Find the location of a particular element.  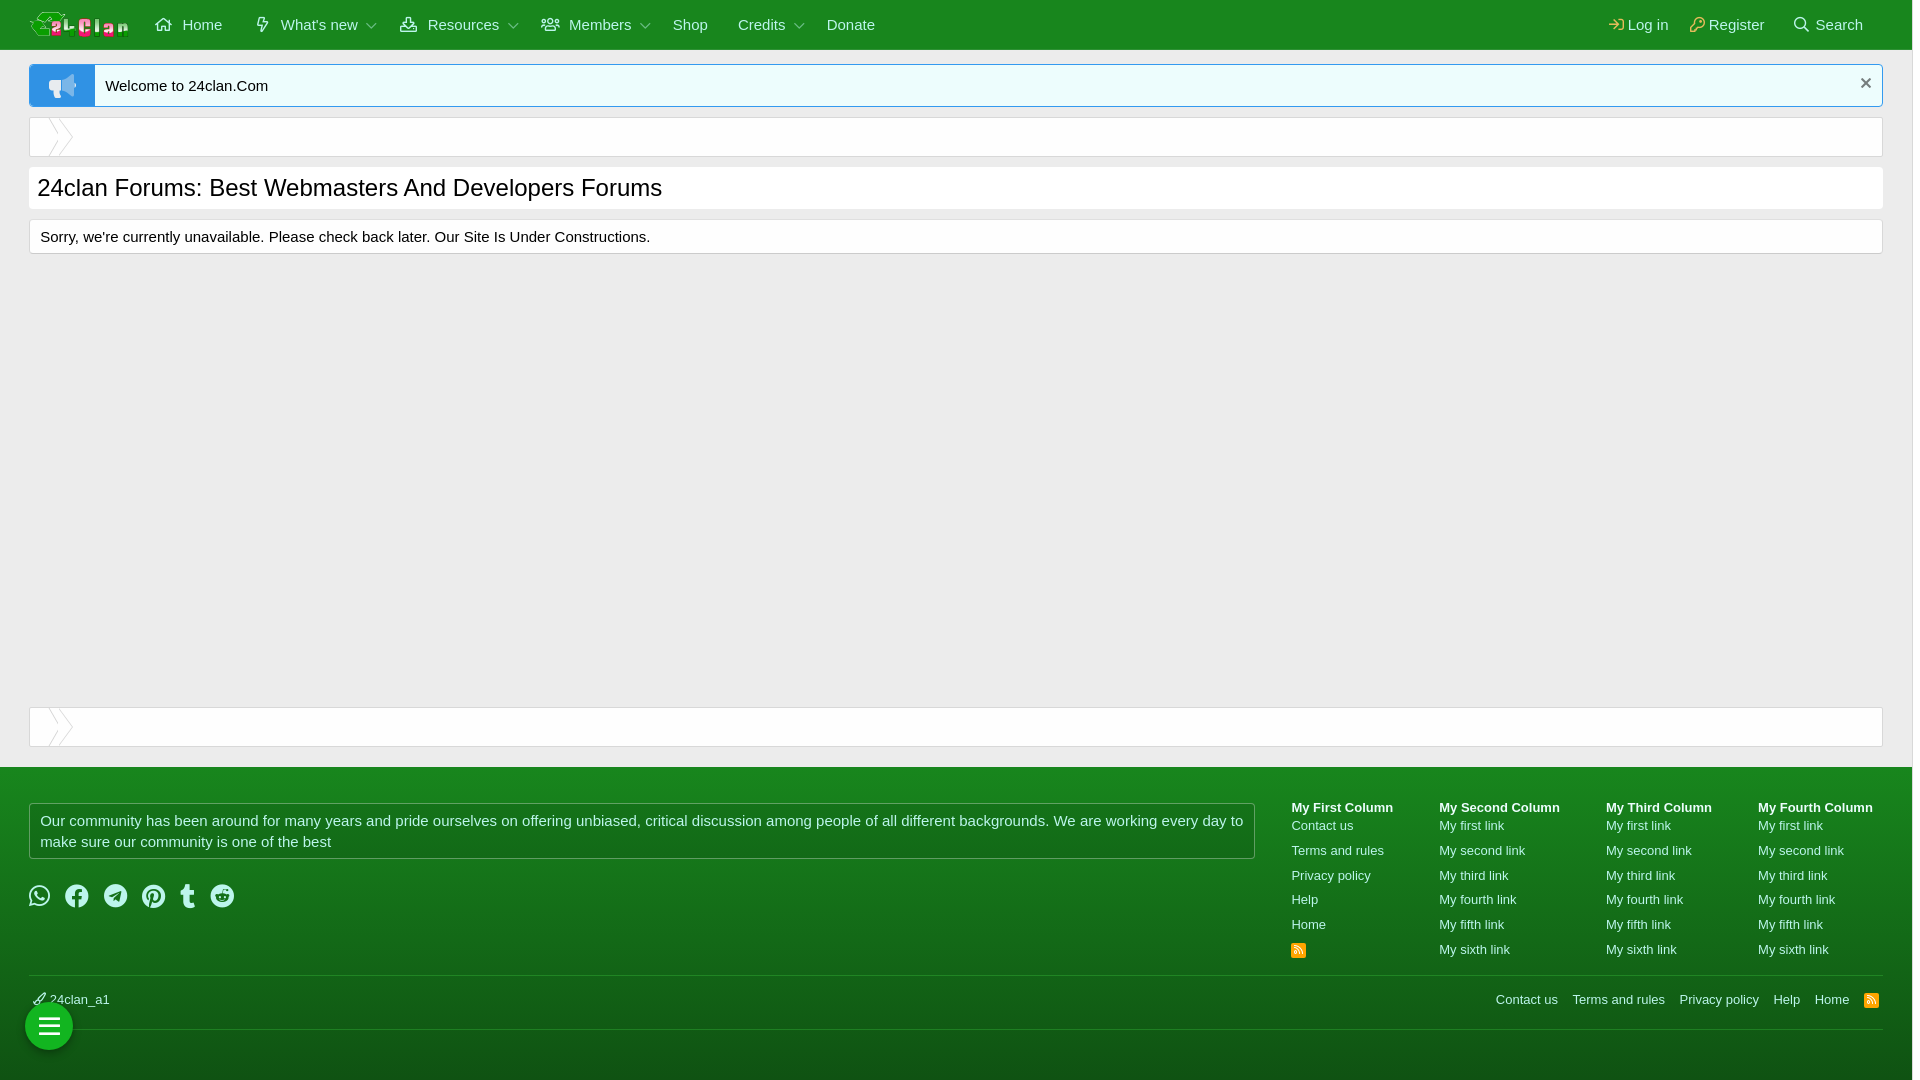

'Terms and rules' is located at coordinates (1568, 999).